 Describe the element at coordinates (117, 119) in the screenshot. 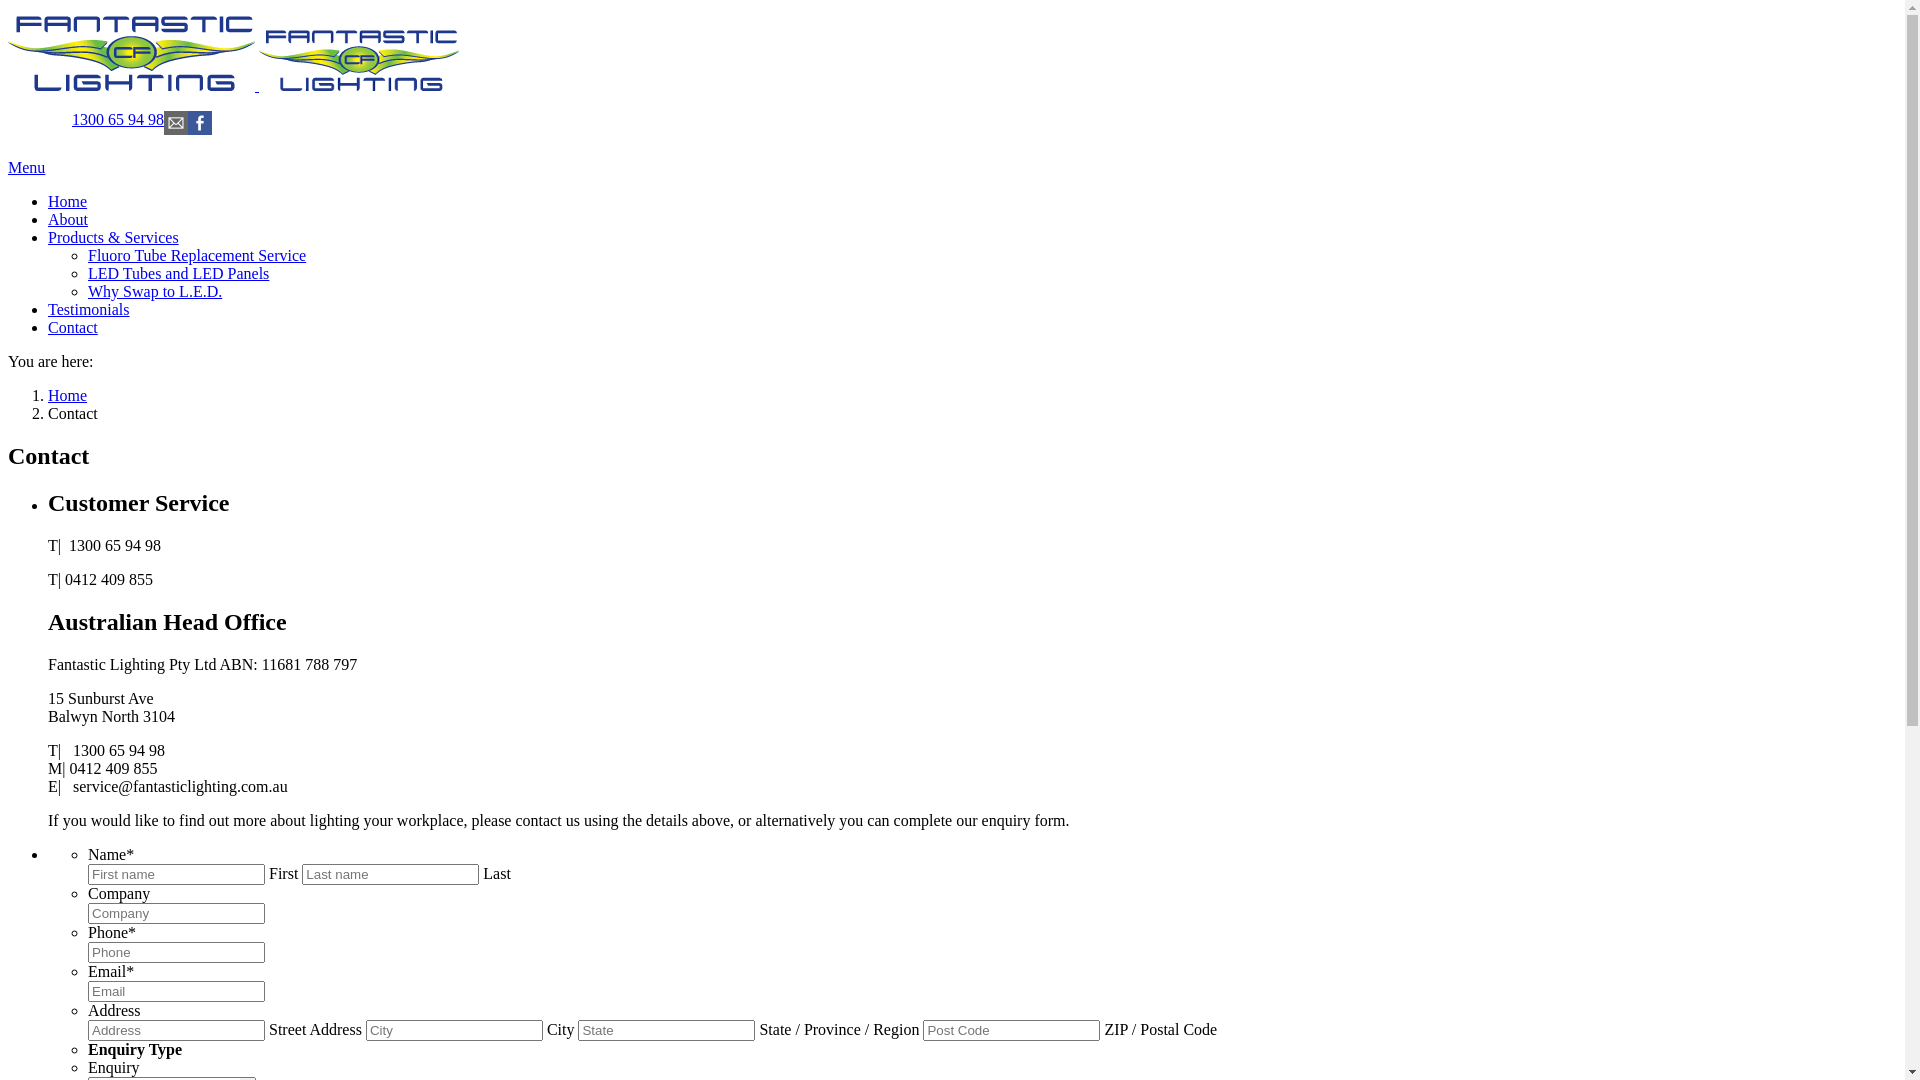

I see `'1300 65 94 98'` at that location.